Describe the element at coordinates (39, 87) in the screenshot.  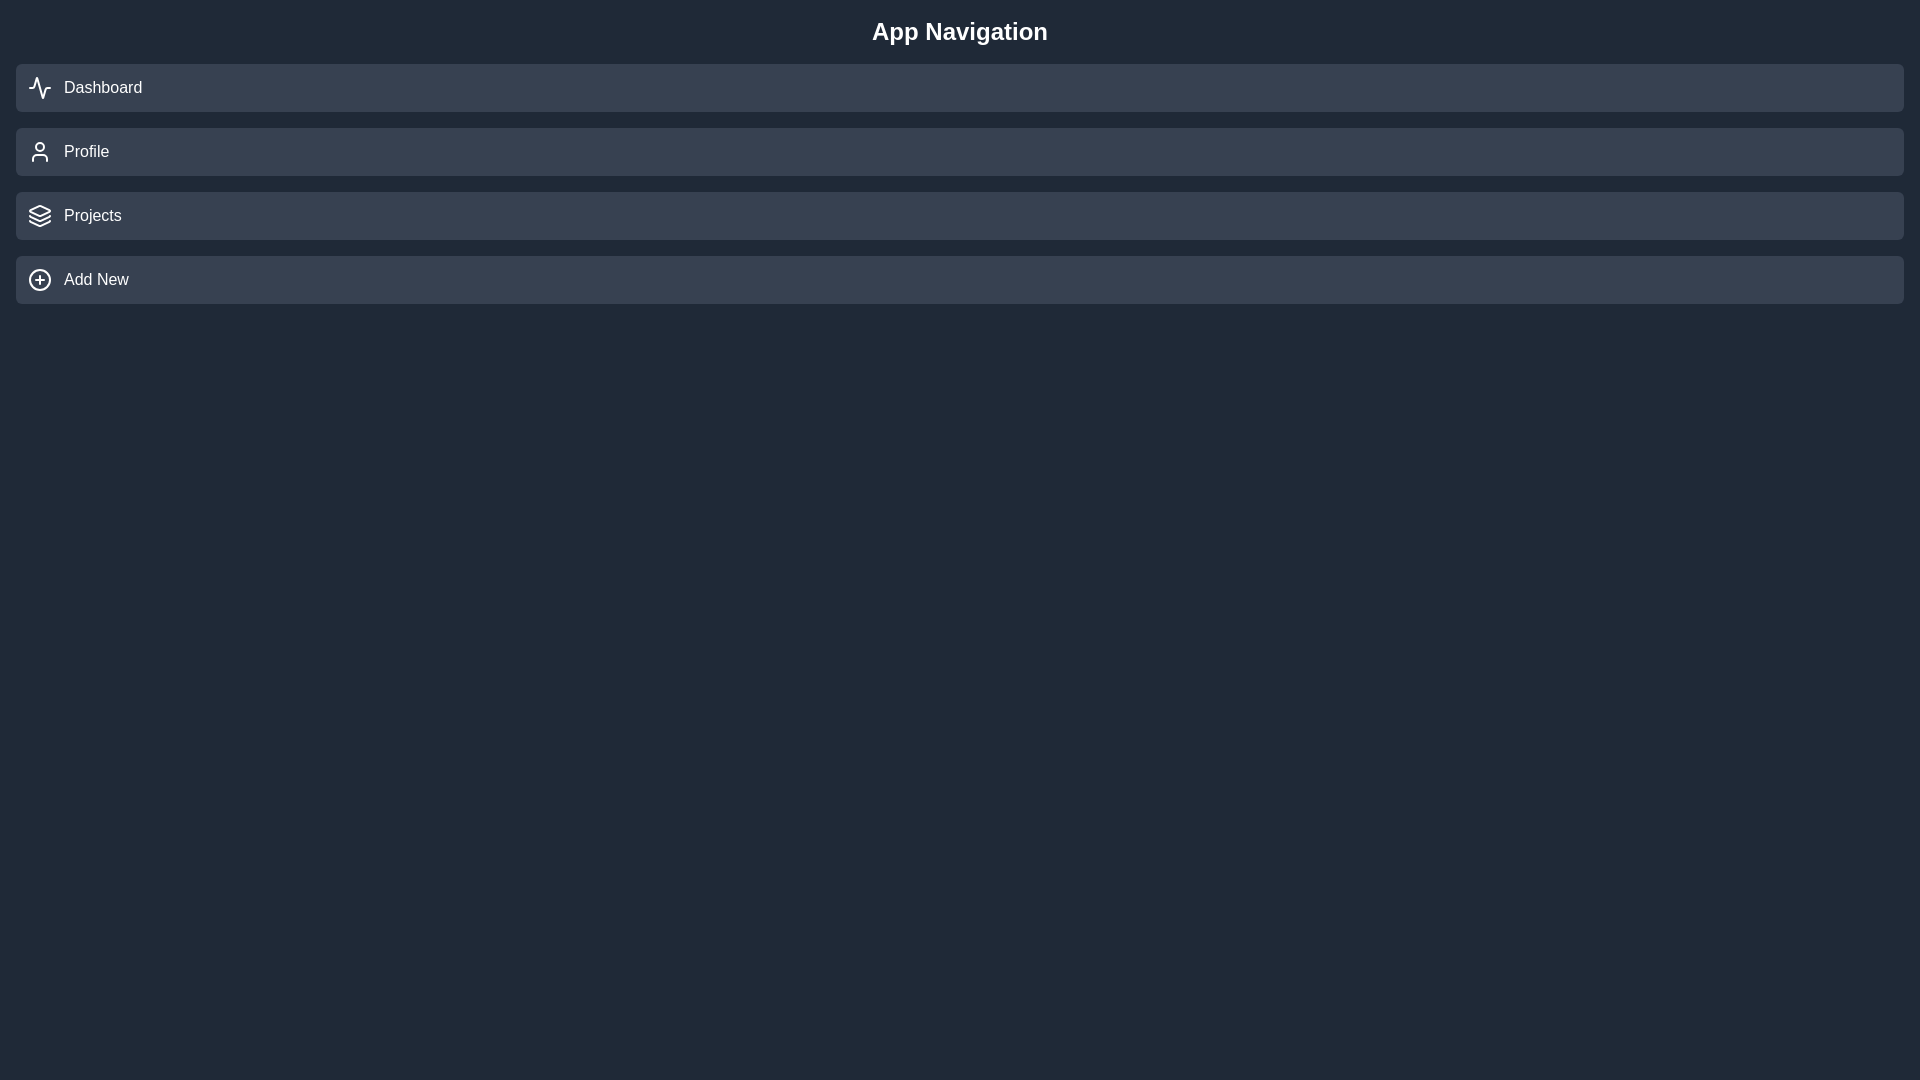
I see `the waveform activity signal icon located to the left of the 'Dashboard' text` at that location.